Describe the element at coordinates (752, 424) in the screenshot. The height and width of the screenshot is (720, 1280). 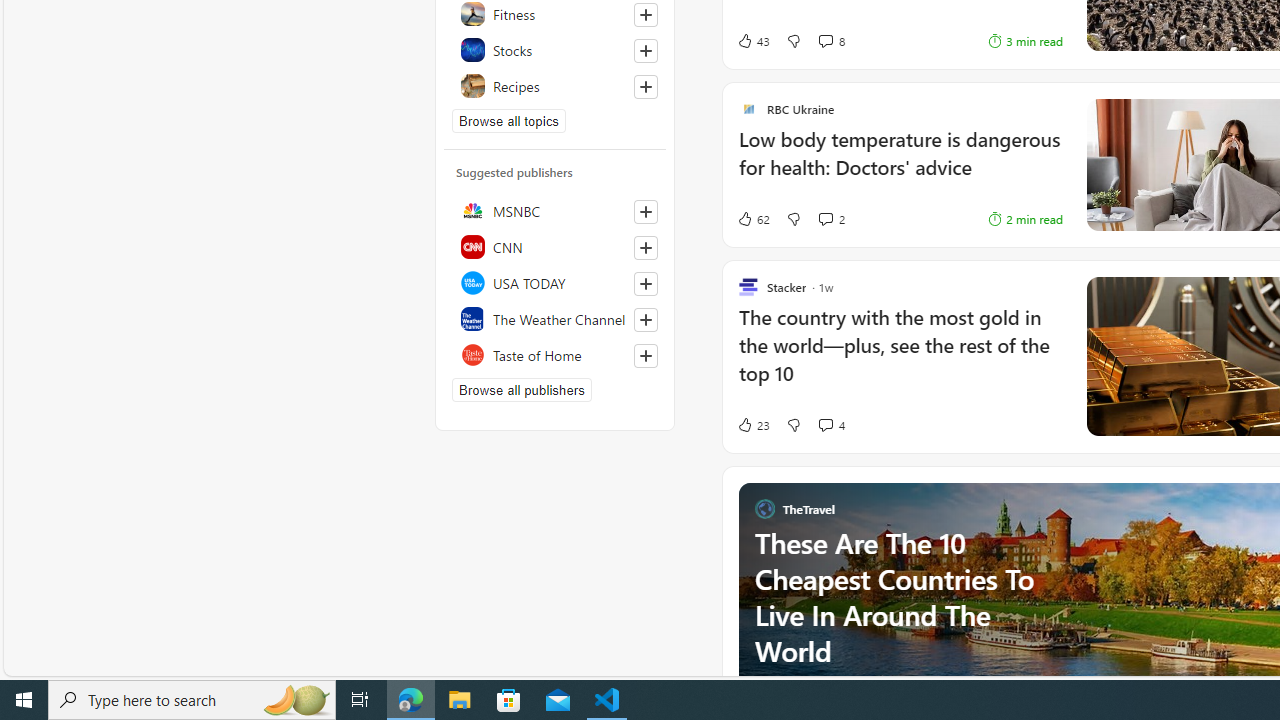
I see `'23 Like'` at that location.